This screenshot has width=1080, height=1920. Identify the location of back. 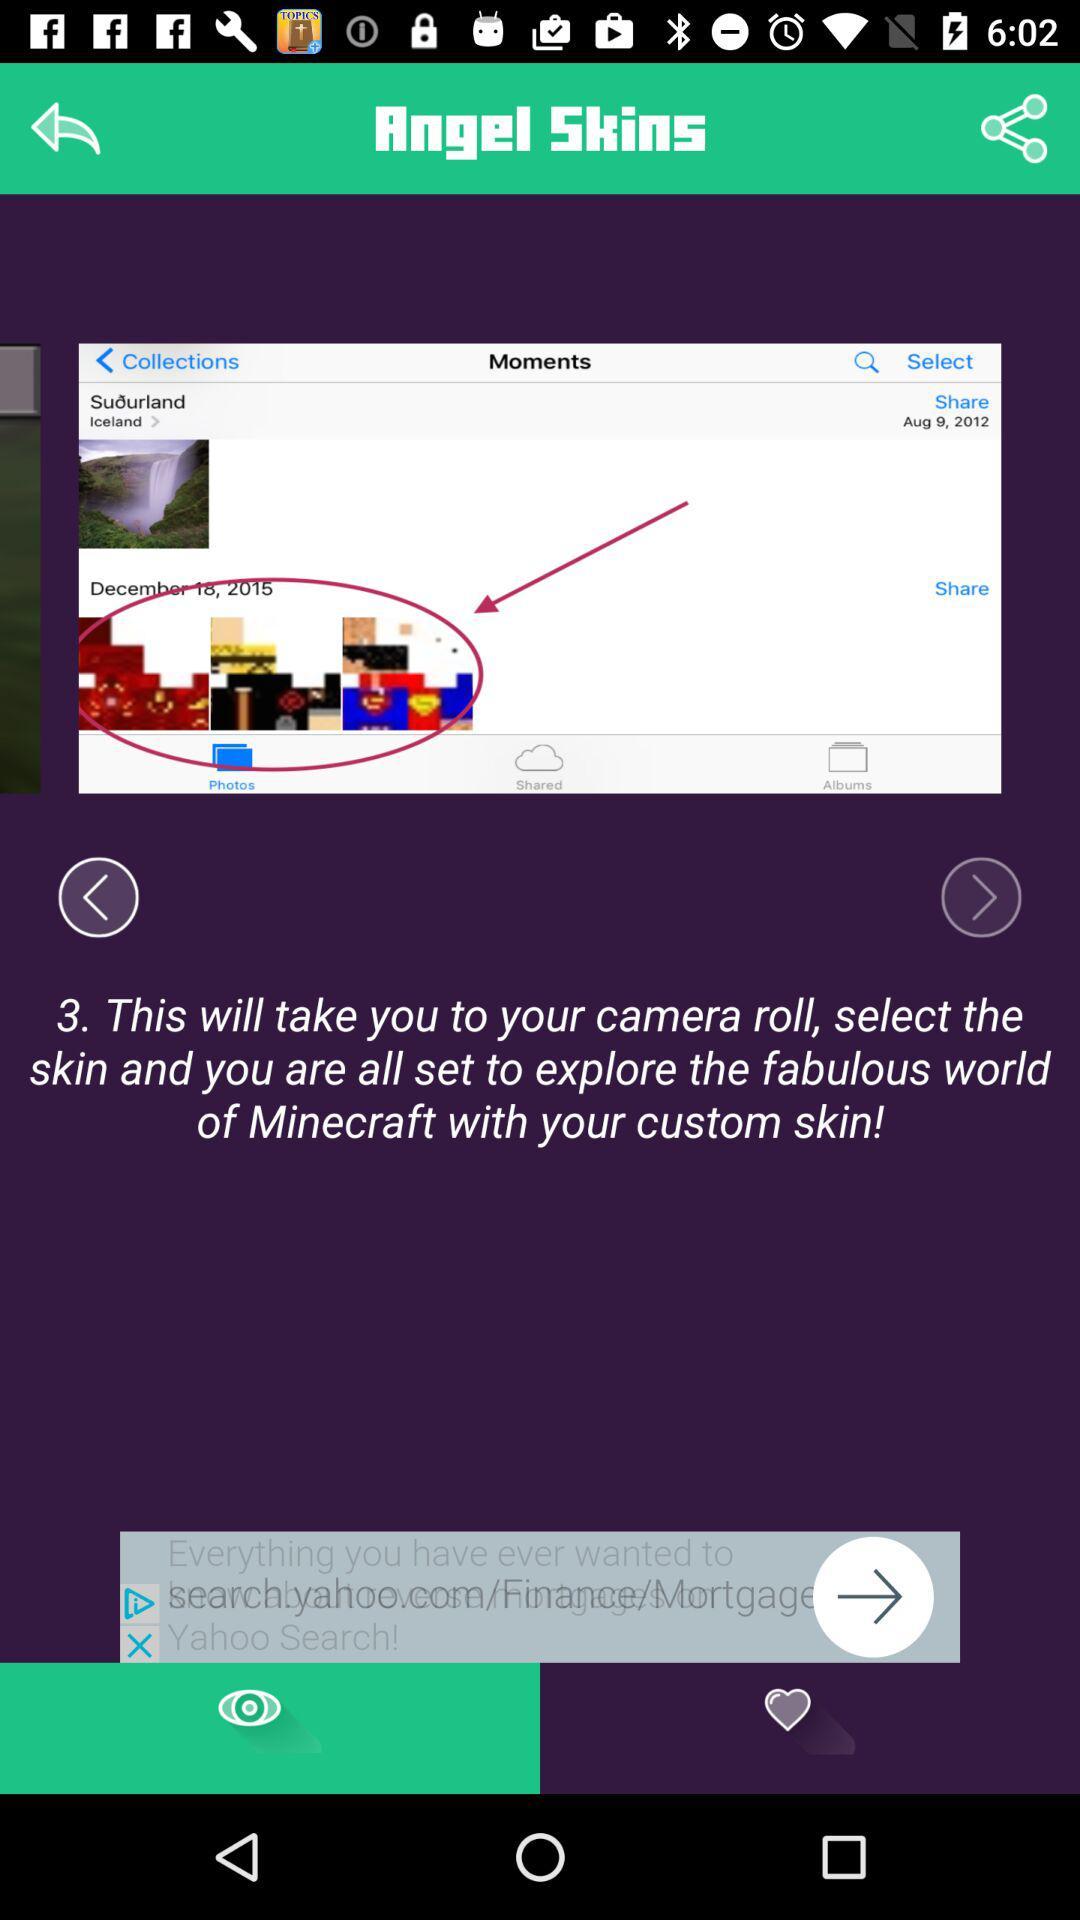
(64, 127).